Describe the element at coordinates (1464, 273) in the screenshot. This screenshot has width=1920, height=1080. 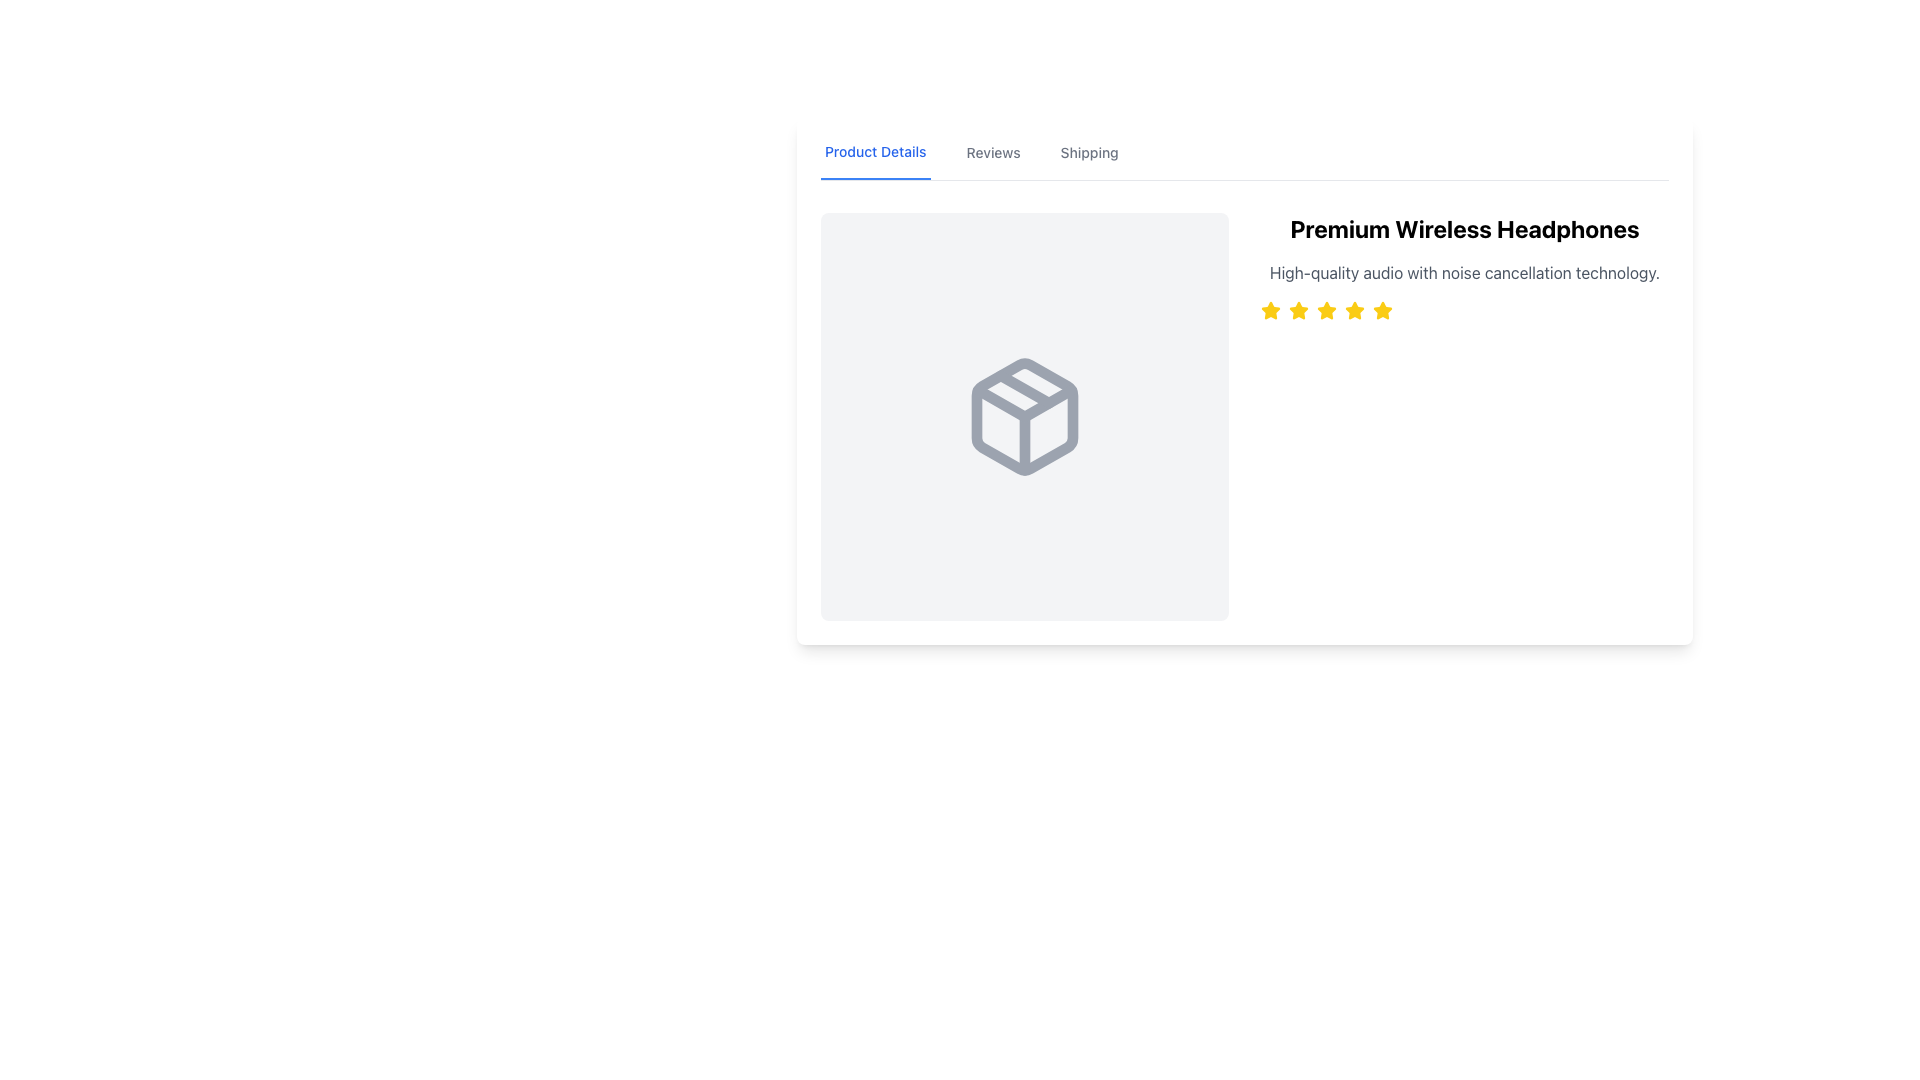
I see `the text label that describes 'High-quality audio with noise cancellation technology.', which is located below the heading 'Premium Wireless Headphones' in the product details interface` at that location.